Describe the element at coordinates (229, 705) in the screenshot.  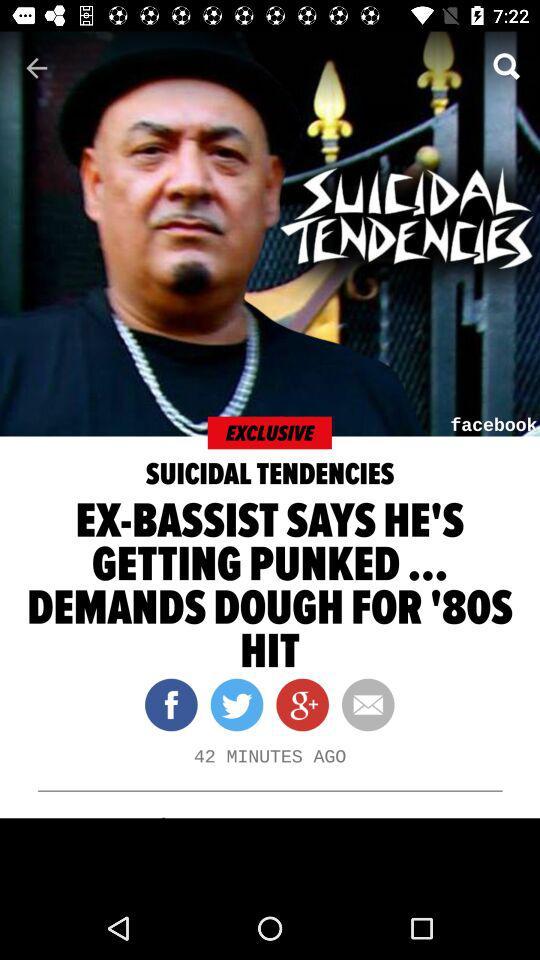
I see `the twitter icon` at that location.